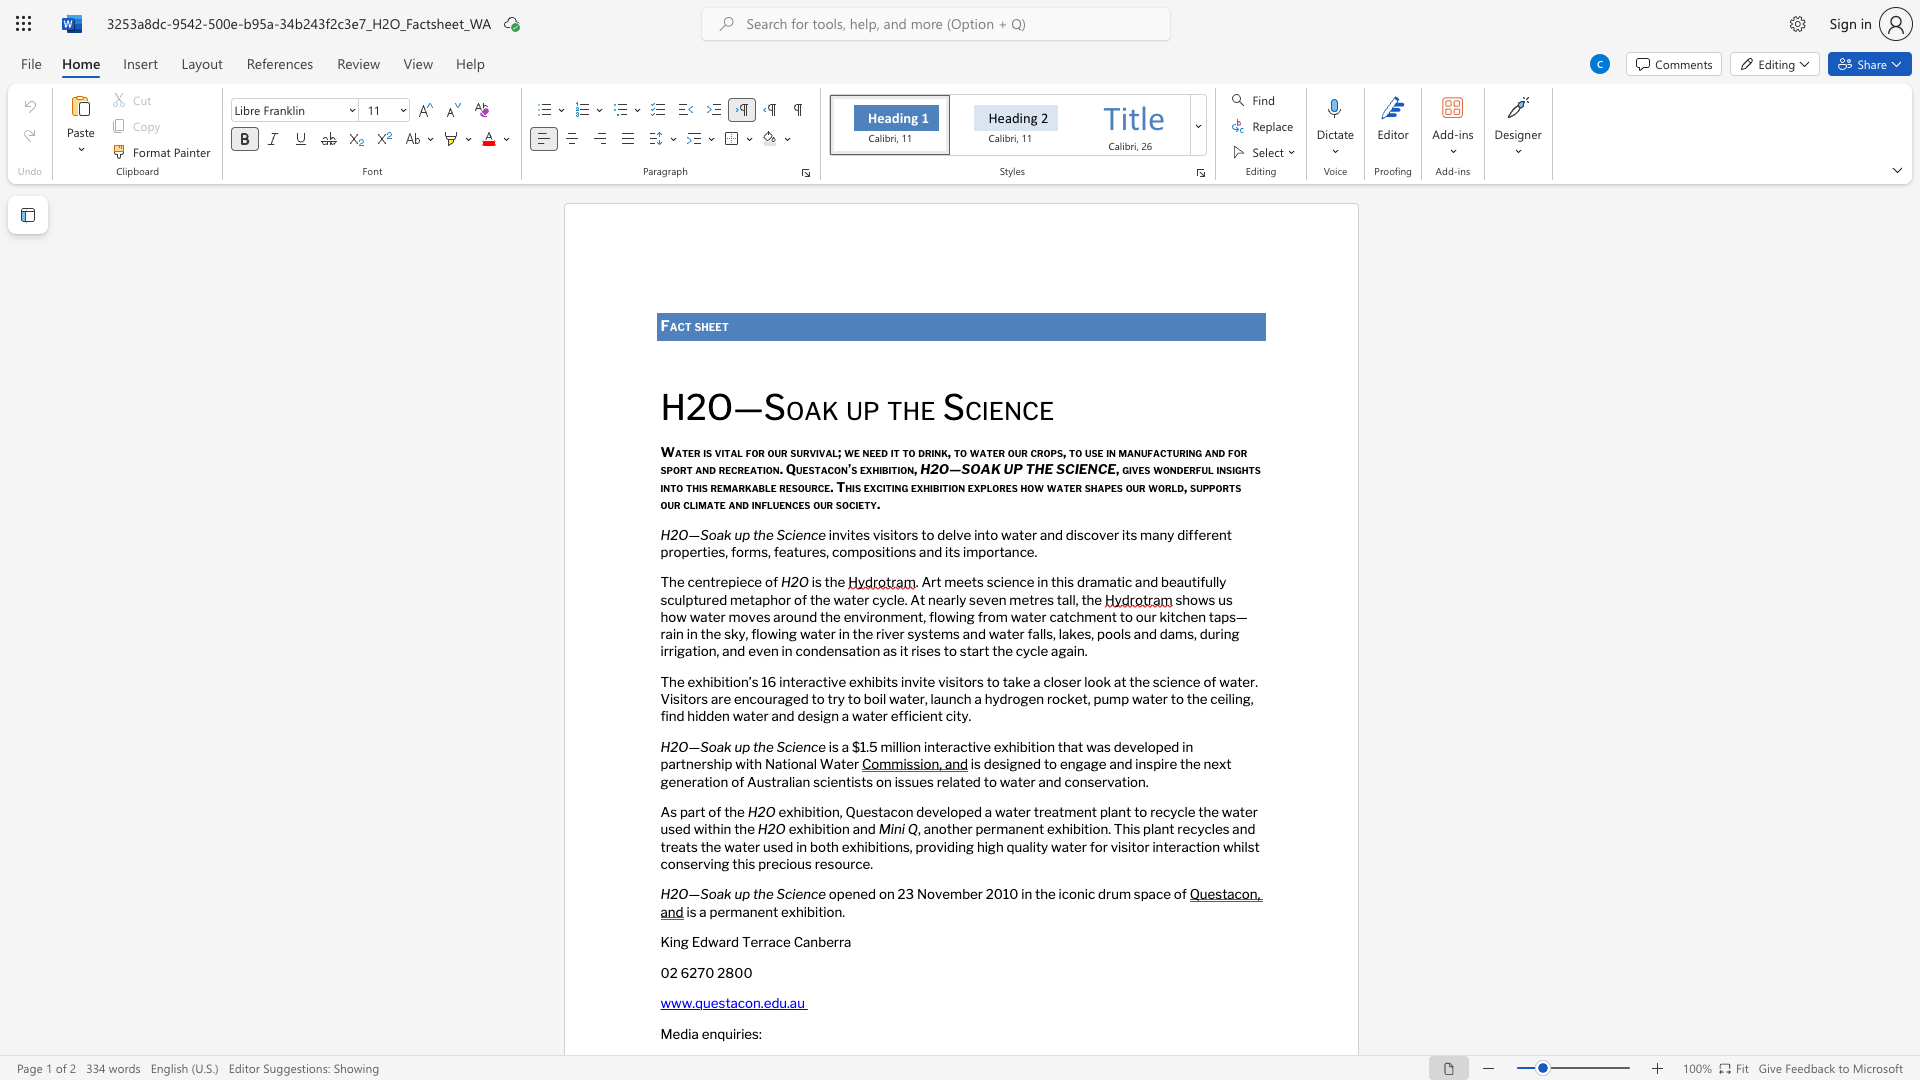 This screenshot has height=1080, width=1920. I want to click on the subset text "on explores how water shapes our w" within the text ", gives wonderful insights into this remarkable resource. This exciting exhibition explores how water shapes our world, supports our", so click(950, 486).